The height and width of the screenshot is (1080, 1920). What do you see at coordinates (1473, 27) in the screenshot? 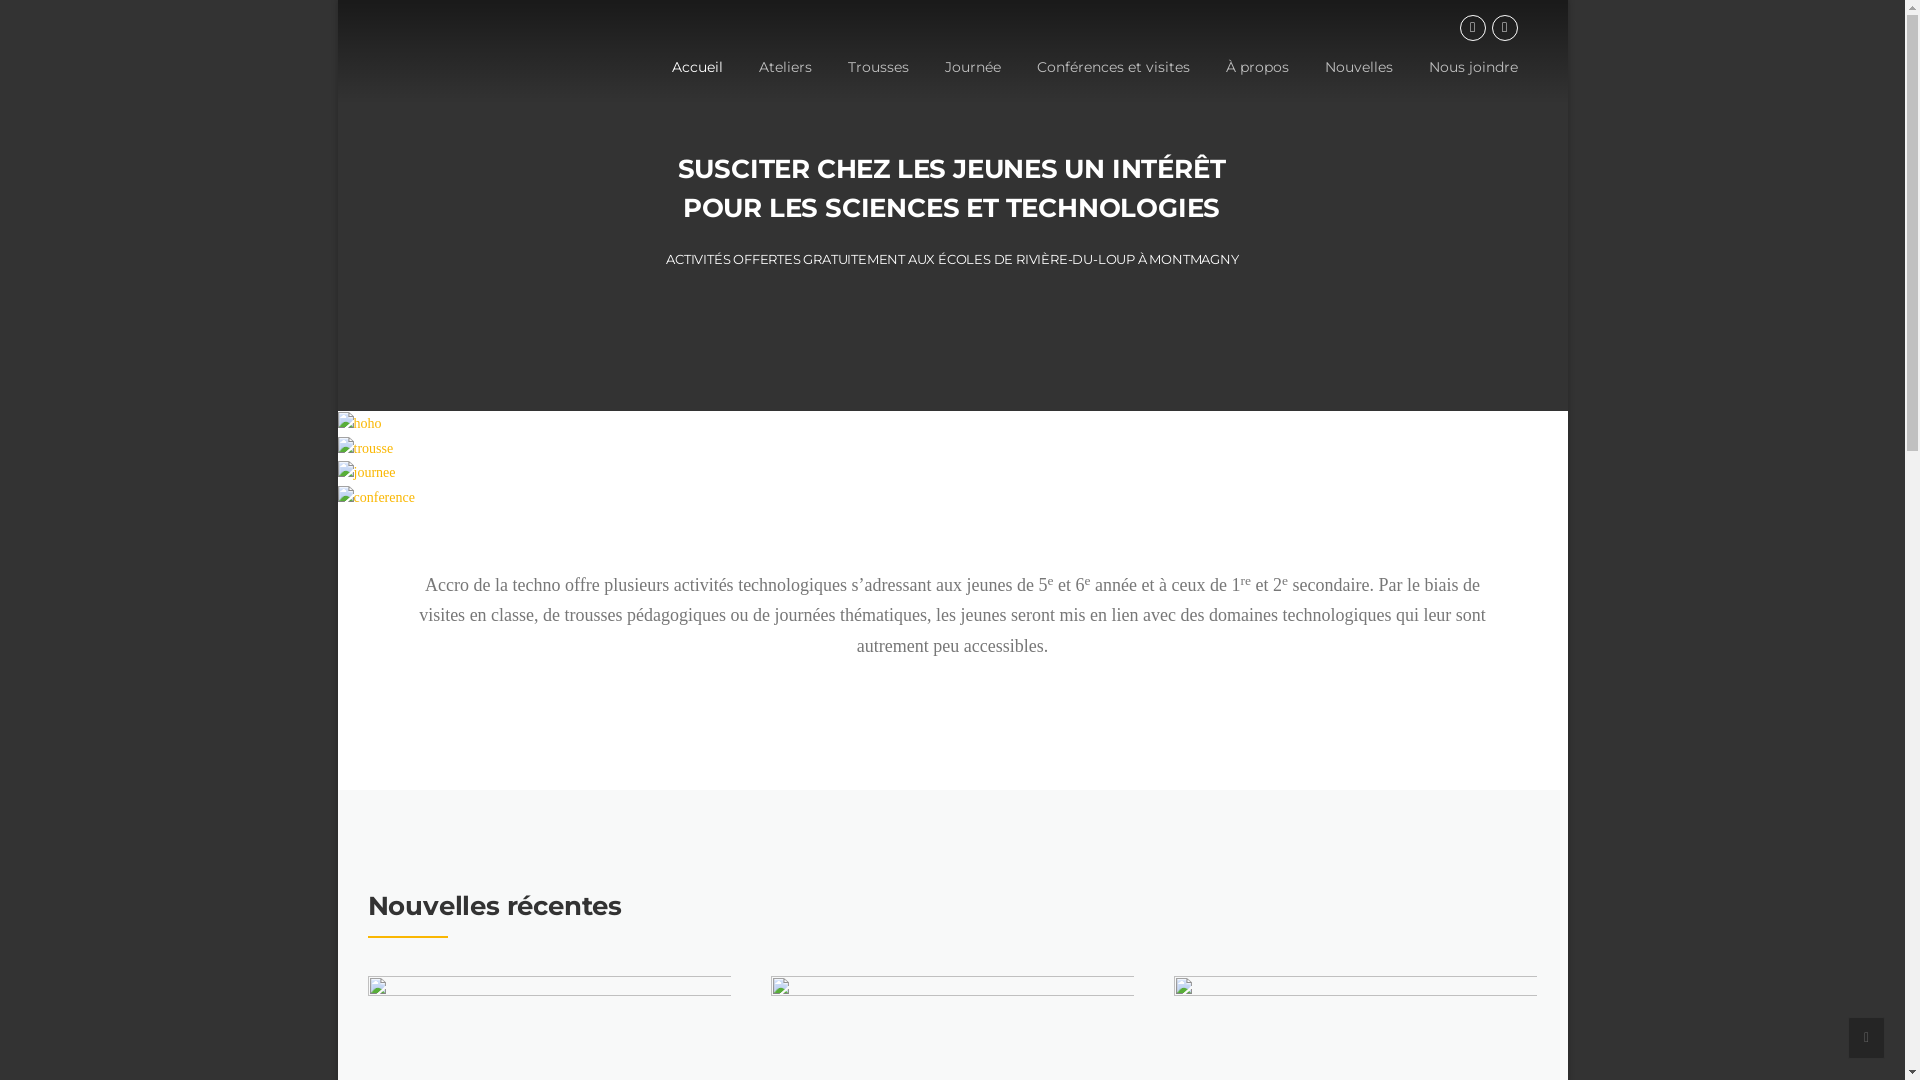
I see `'Facebook'` at bounding box center [1473, 27].